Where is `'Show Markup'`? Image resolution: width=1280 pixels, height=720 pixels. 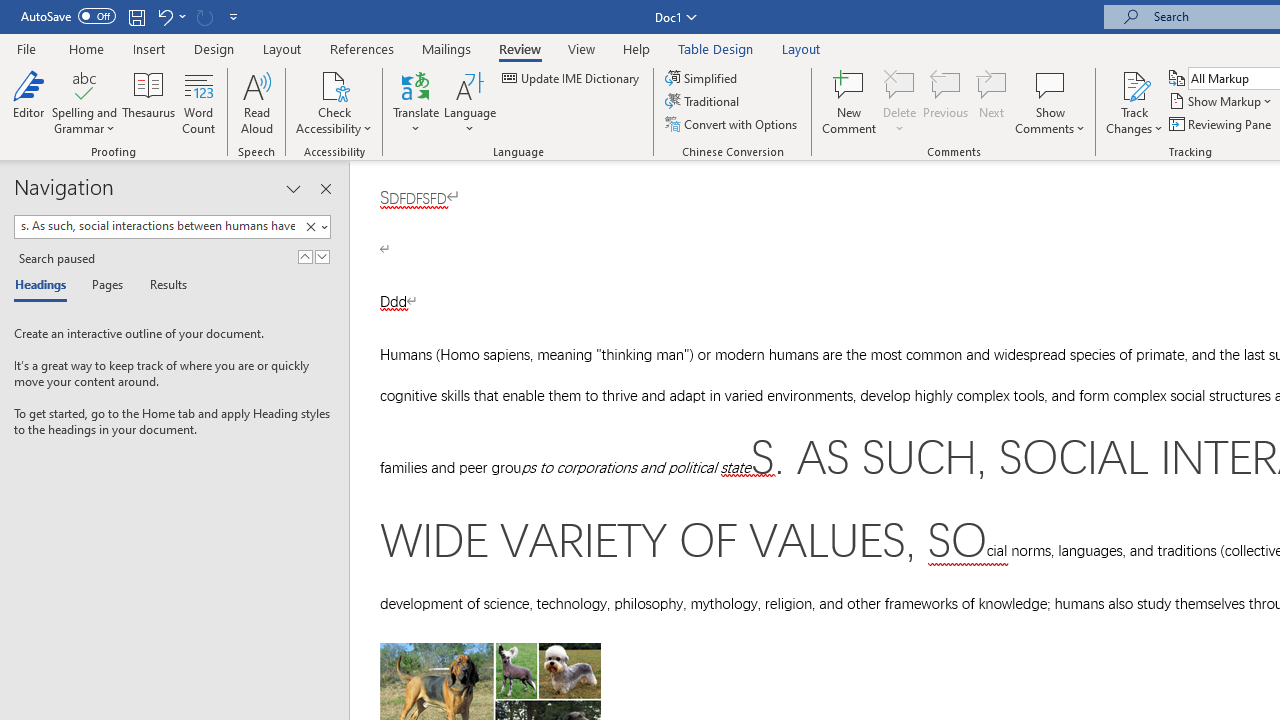
'Show Markup' is located at coordinates (1221, 101).